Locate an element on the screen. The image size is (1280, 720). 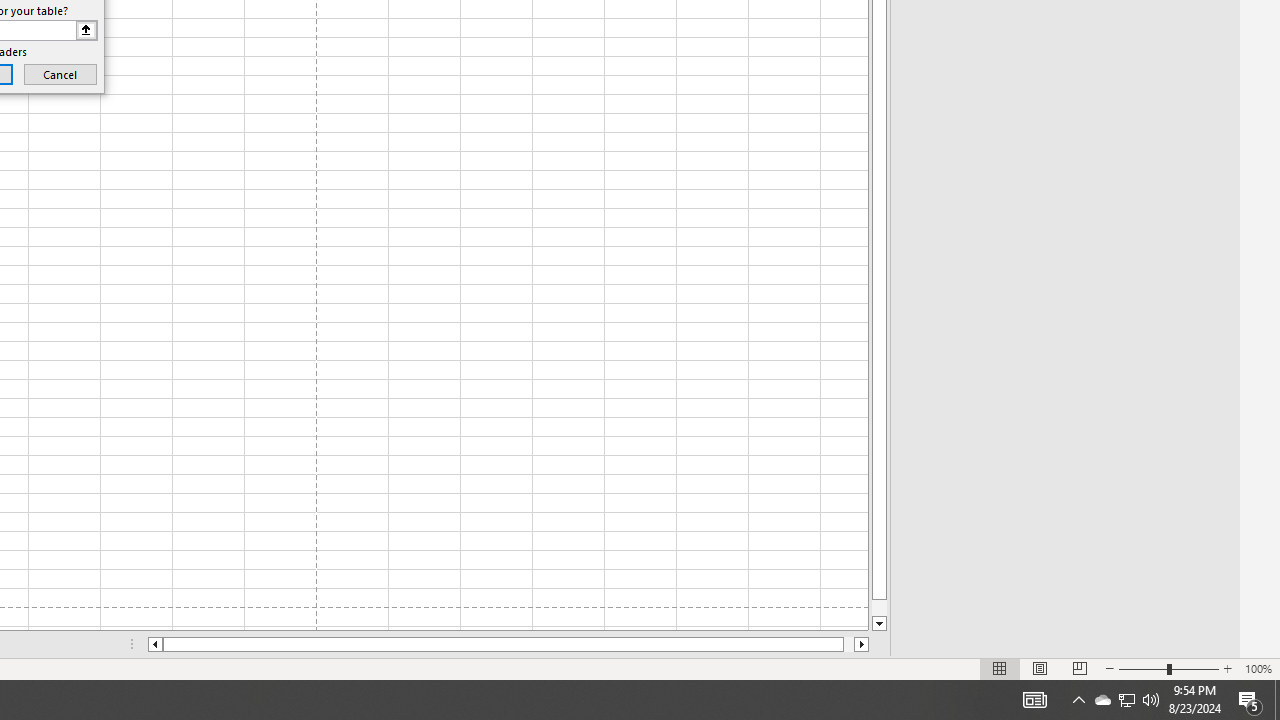
'Zoom In' is located at coordinates (1226, 669).